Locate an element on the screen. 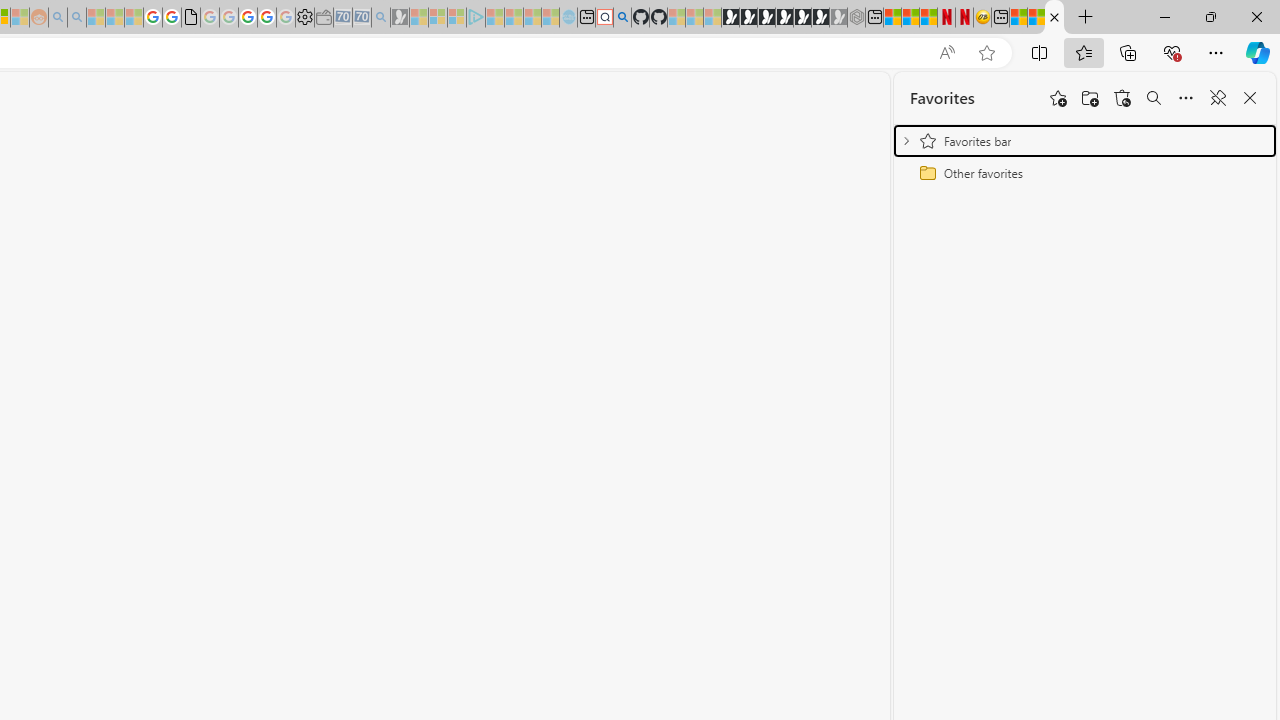 Image resolution: width=1280 pixels, height=720 pixels. 'github - Search' is located at coordinates (621, 17).